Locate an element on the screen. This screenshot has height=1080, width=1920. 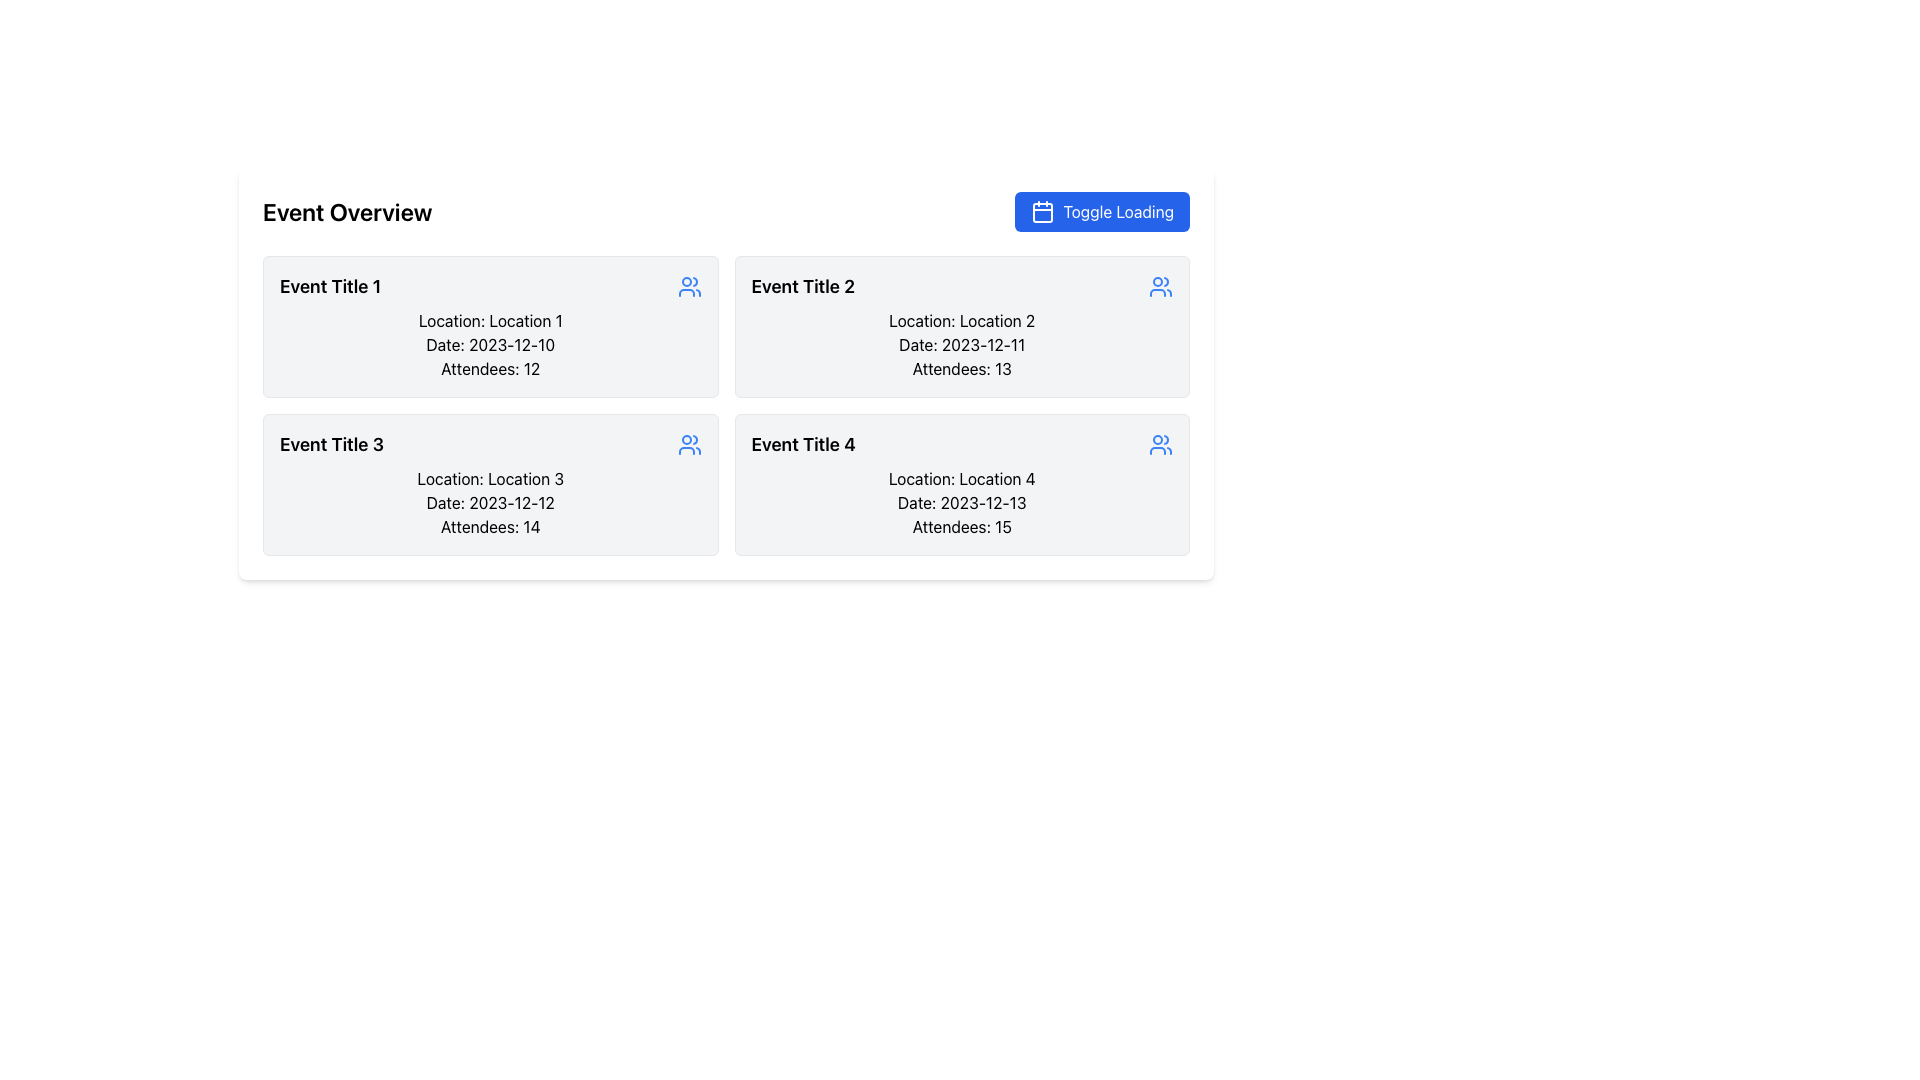
the 'Toggle Loading' button located at the top-right corner, next to 'Event Overview' is located at coordinates (1101, 212).